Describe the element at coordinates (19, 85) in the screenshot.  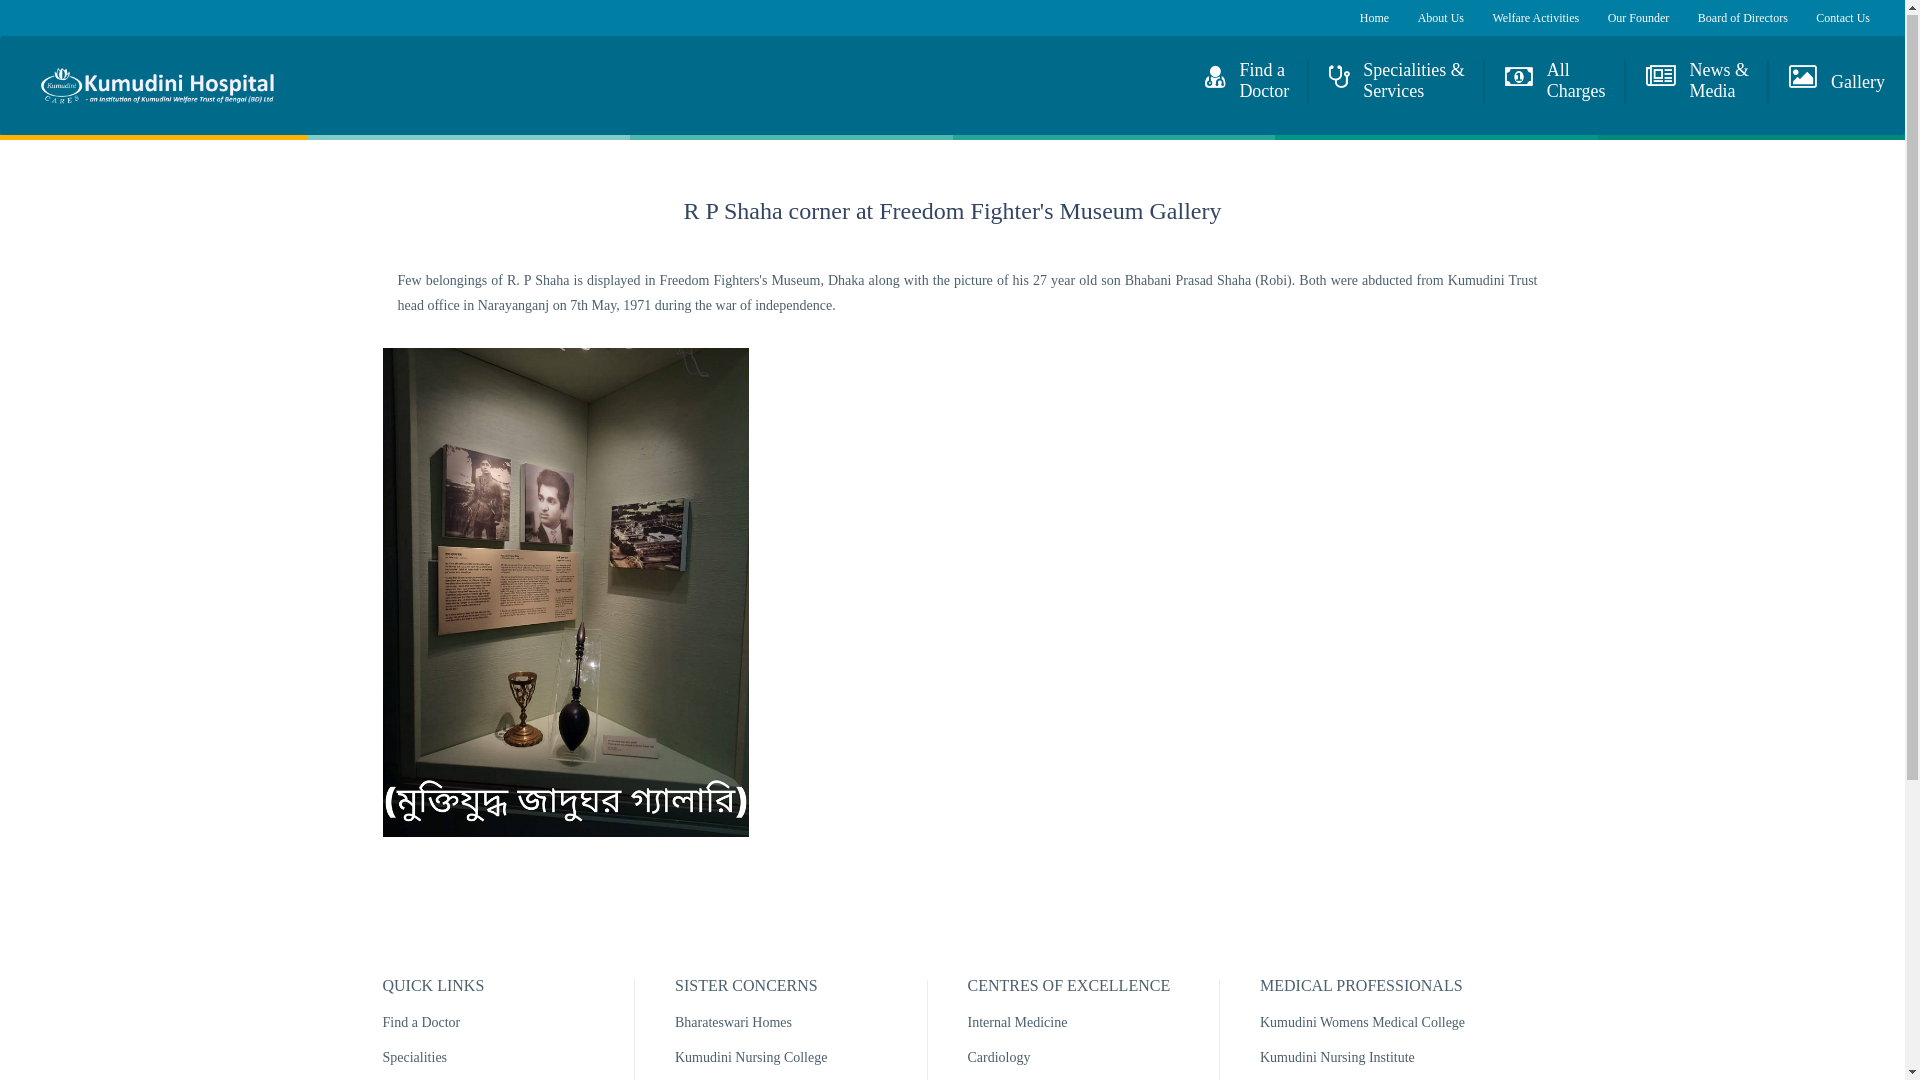
I see `'Home'` at that location.